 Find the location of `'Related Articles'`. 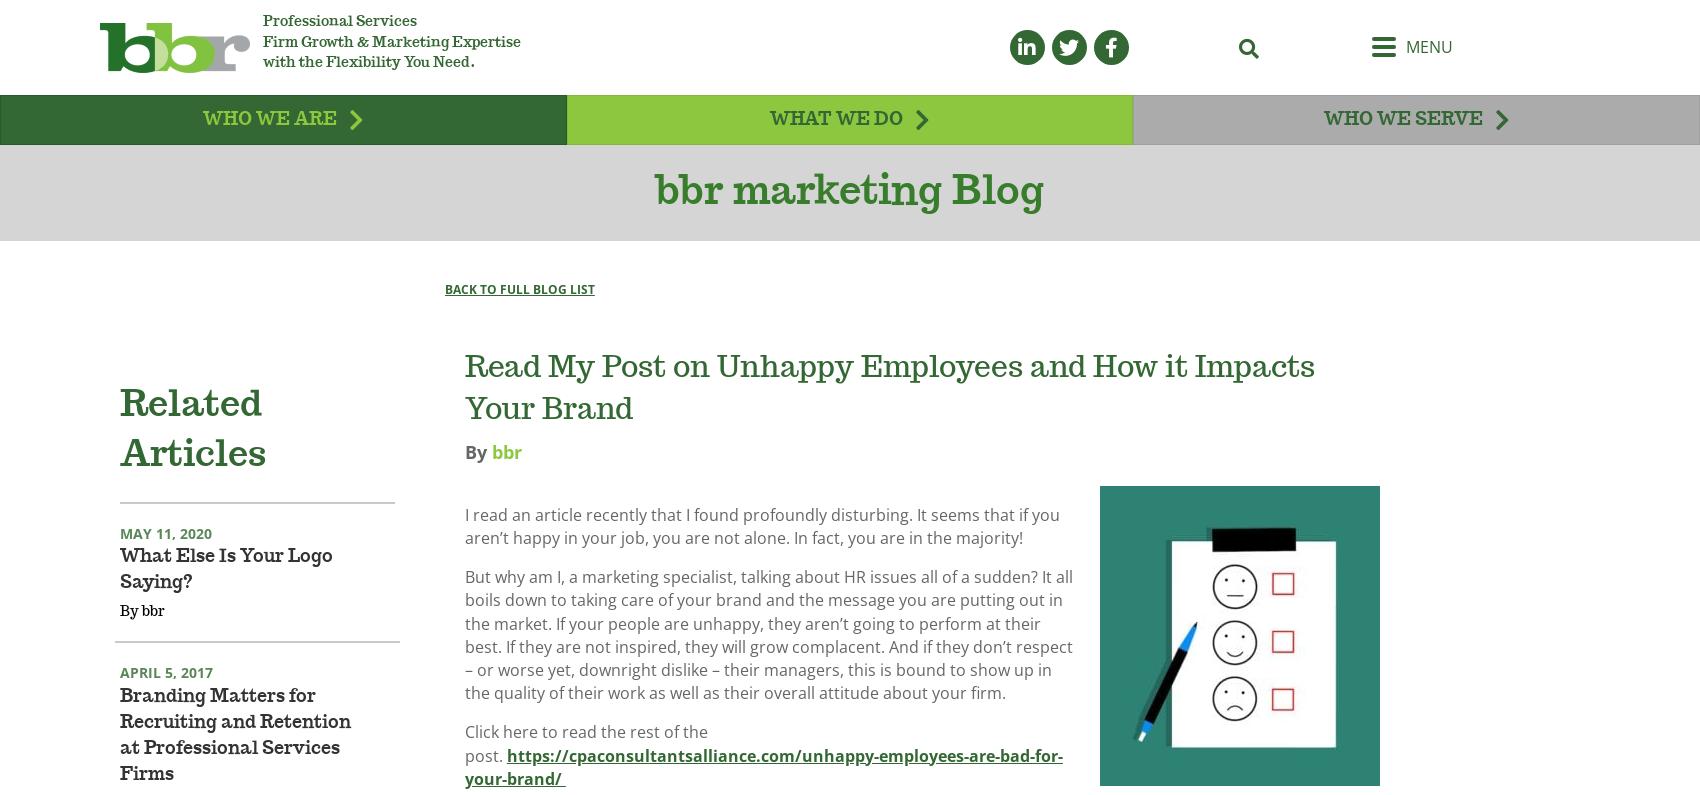

'Related Articles' is located at coordinates (192, 456).